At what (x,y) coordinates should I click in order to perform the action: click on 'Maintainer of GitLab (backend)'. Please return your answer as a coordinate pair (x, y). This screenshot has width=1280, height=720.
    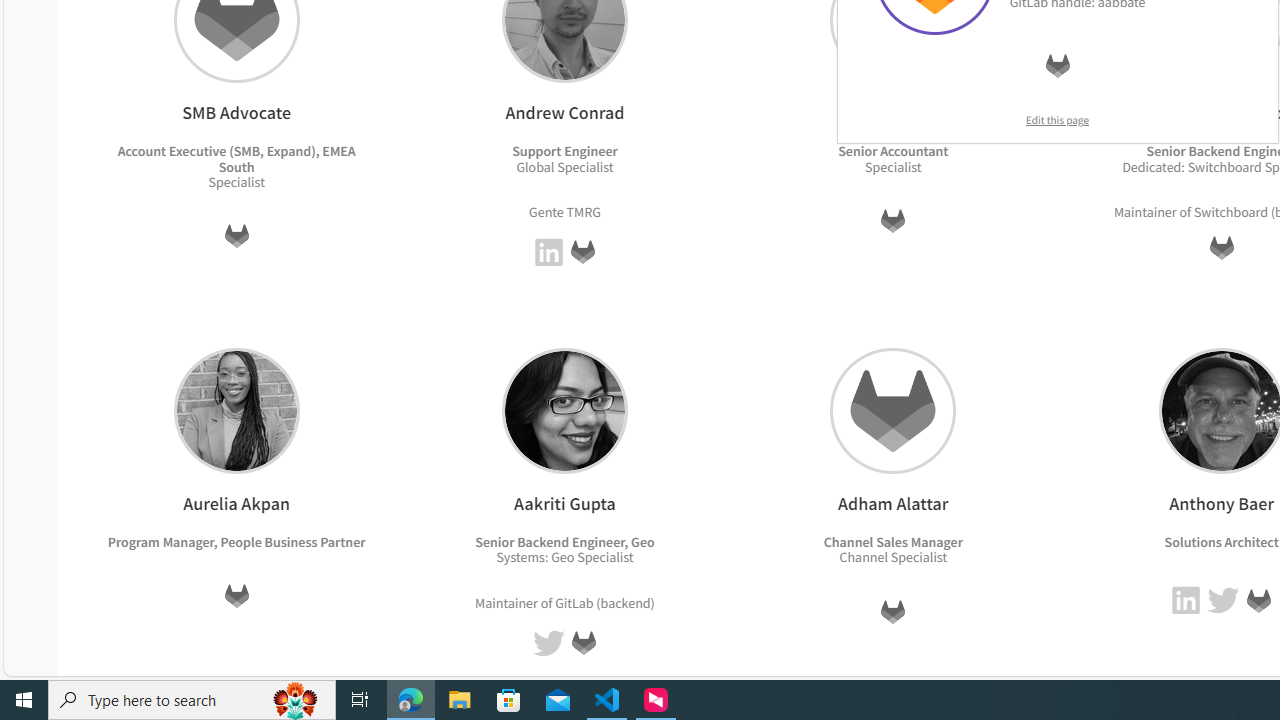
    Looking at the image, I should click on (564, 601).